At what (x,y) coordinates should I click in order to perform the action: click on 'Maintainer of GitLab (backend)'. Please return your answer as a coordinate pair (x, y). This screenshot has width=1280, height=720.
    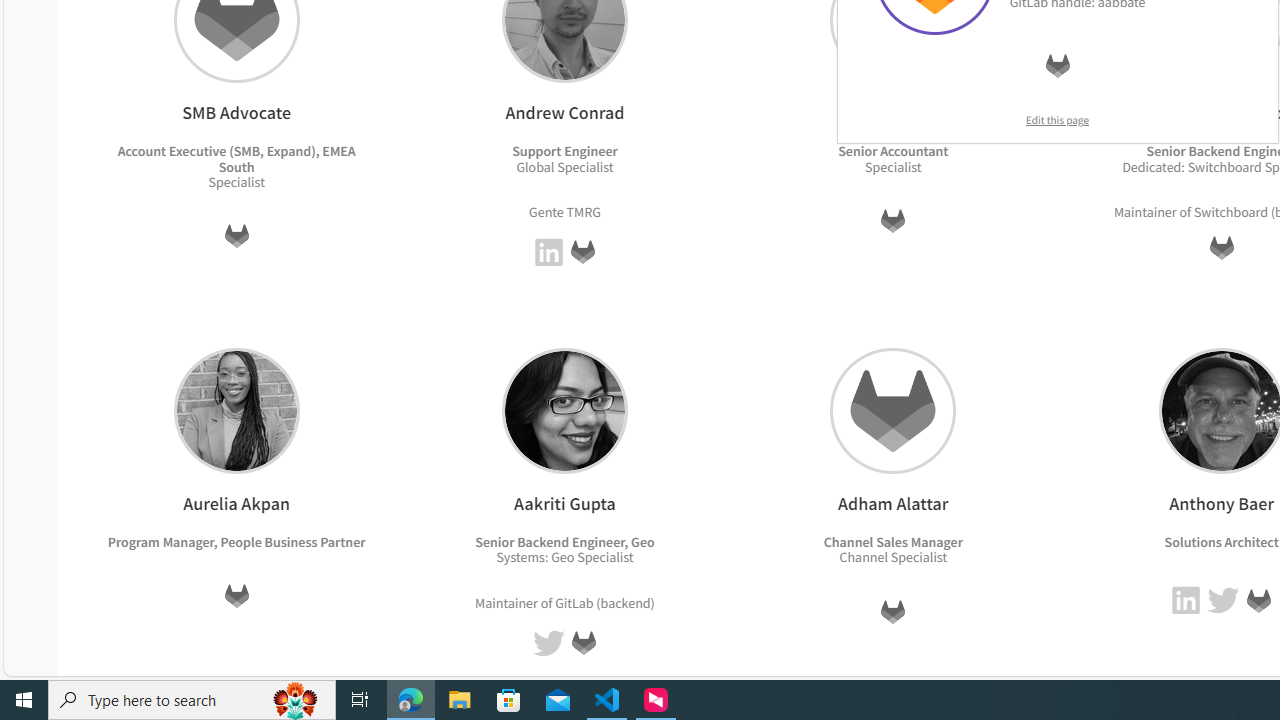
    Looking at the image, I should click on (564, 601).